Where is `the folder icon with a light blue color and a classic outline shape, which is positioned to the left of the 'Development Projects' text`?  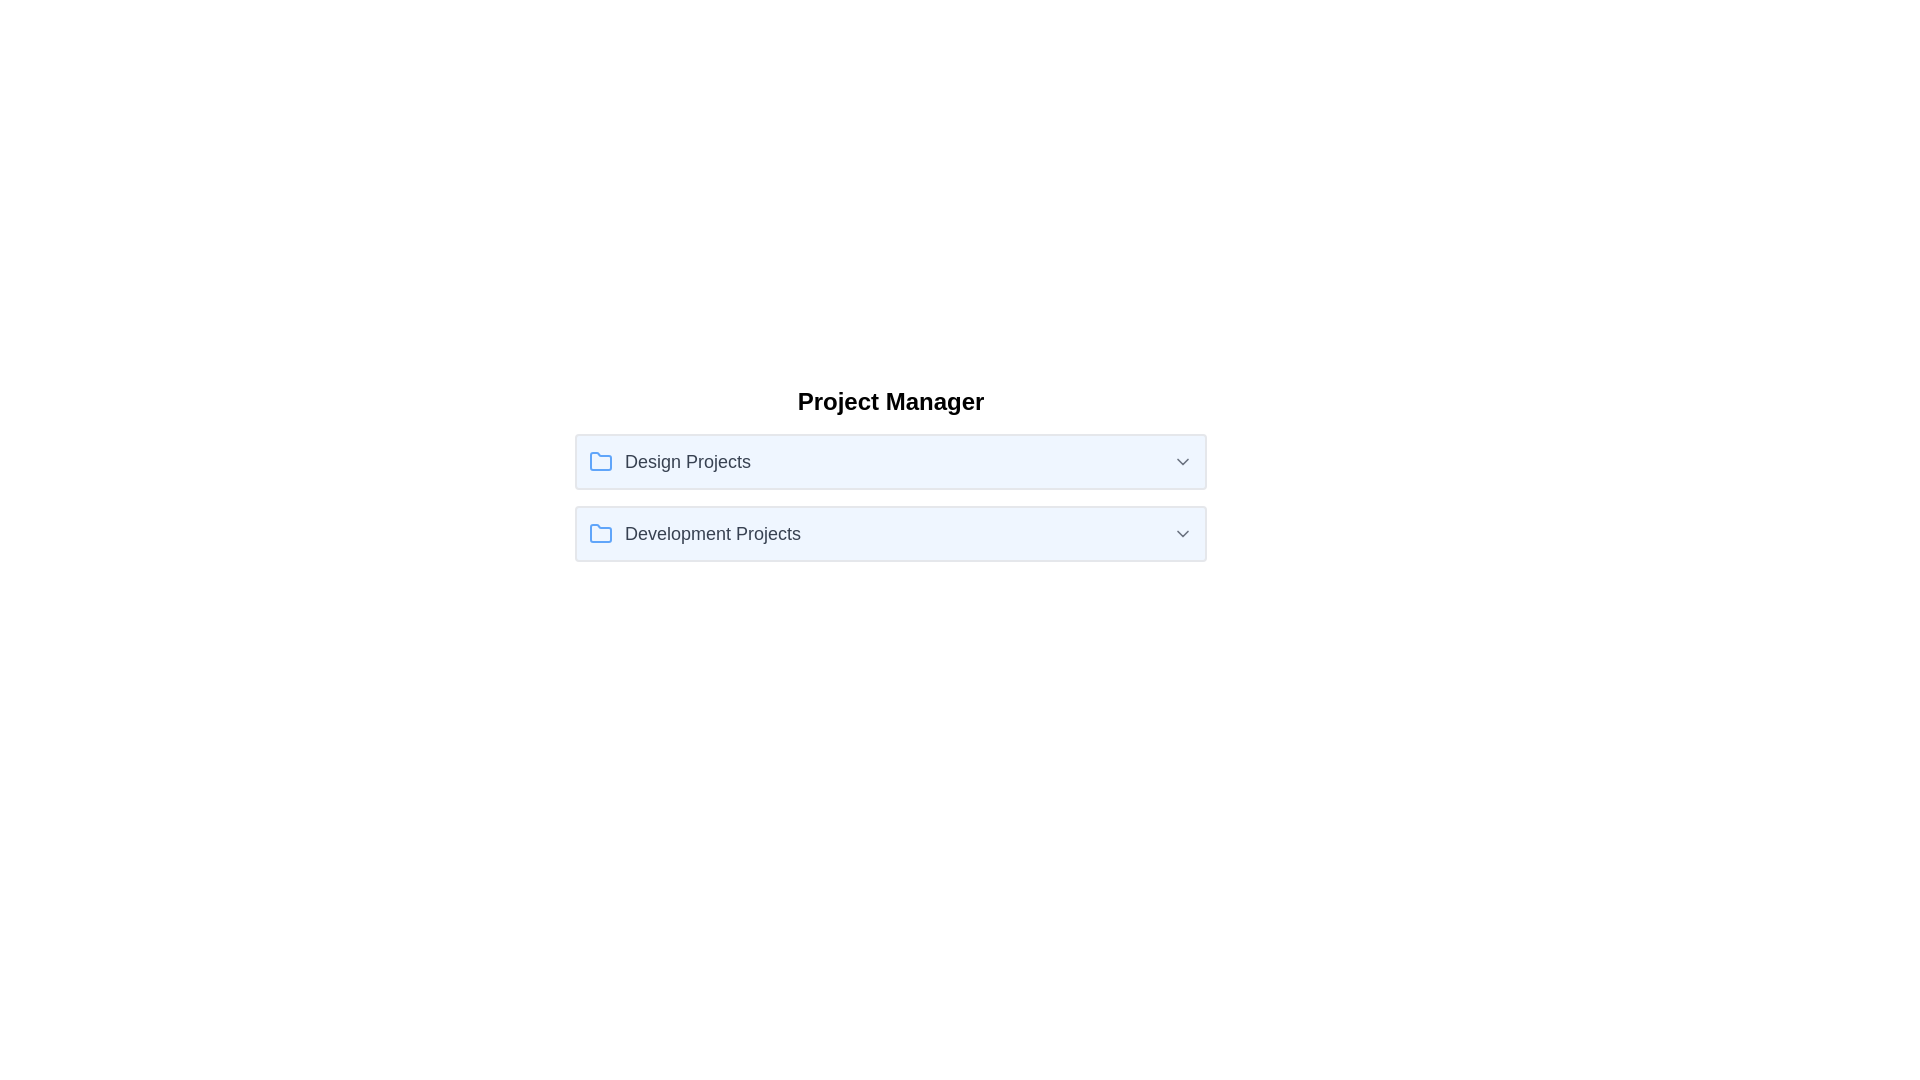 the folder icon with a light blue color and a classic outline shape, which is positioned to the left of the 'Development Projects' text is located at coordinates (599, 532).